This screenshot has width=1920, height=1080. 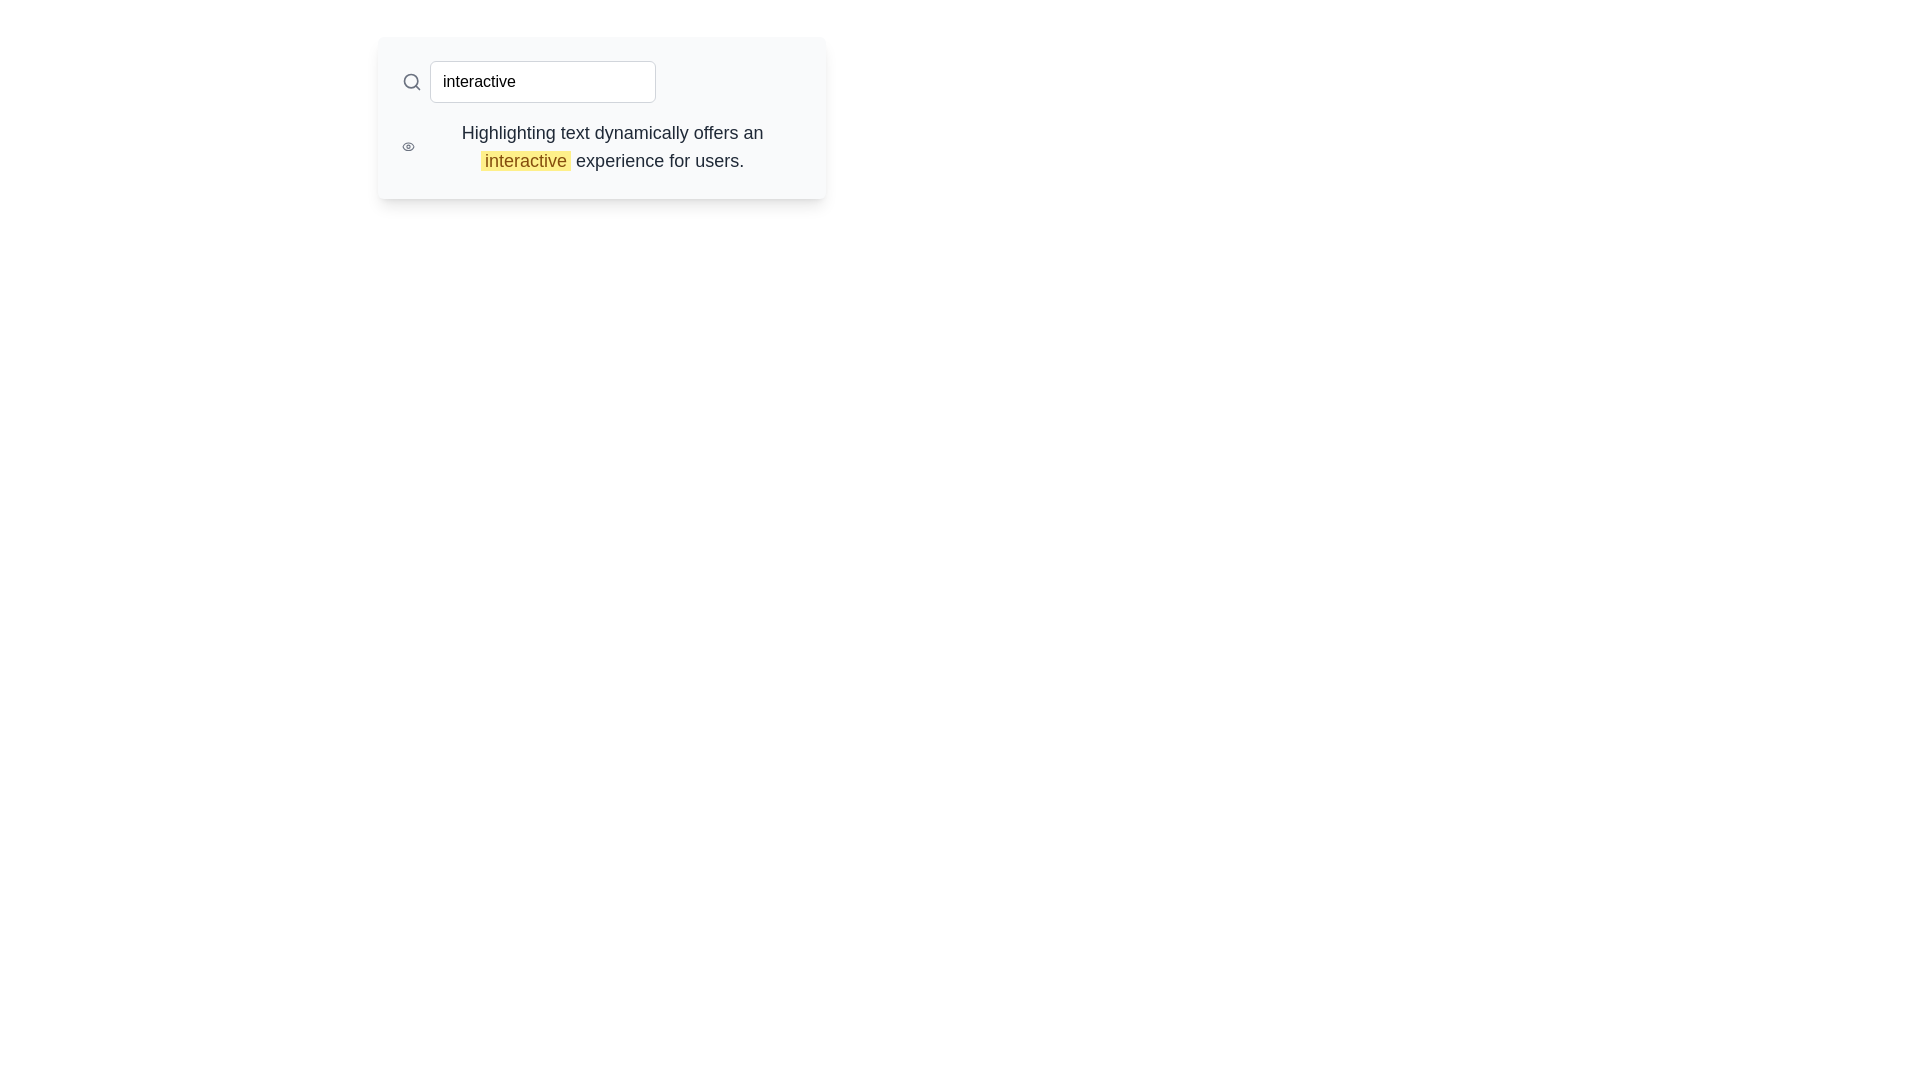 I want to click on the circular vector graphic element of the magnifying glass icon, which is located adjacent to the input field in the top-left corner of the search bar, so click(x=410, y=80).